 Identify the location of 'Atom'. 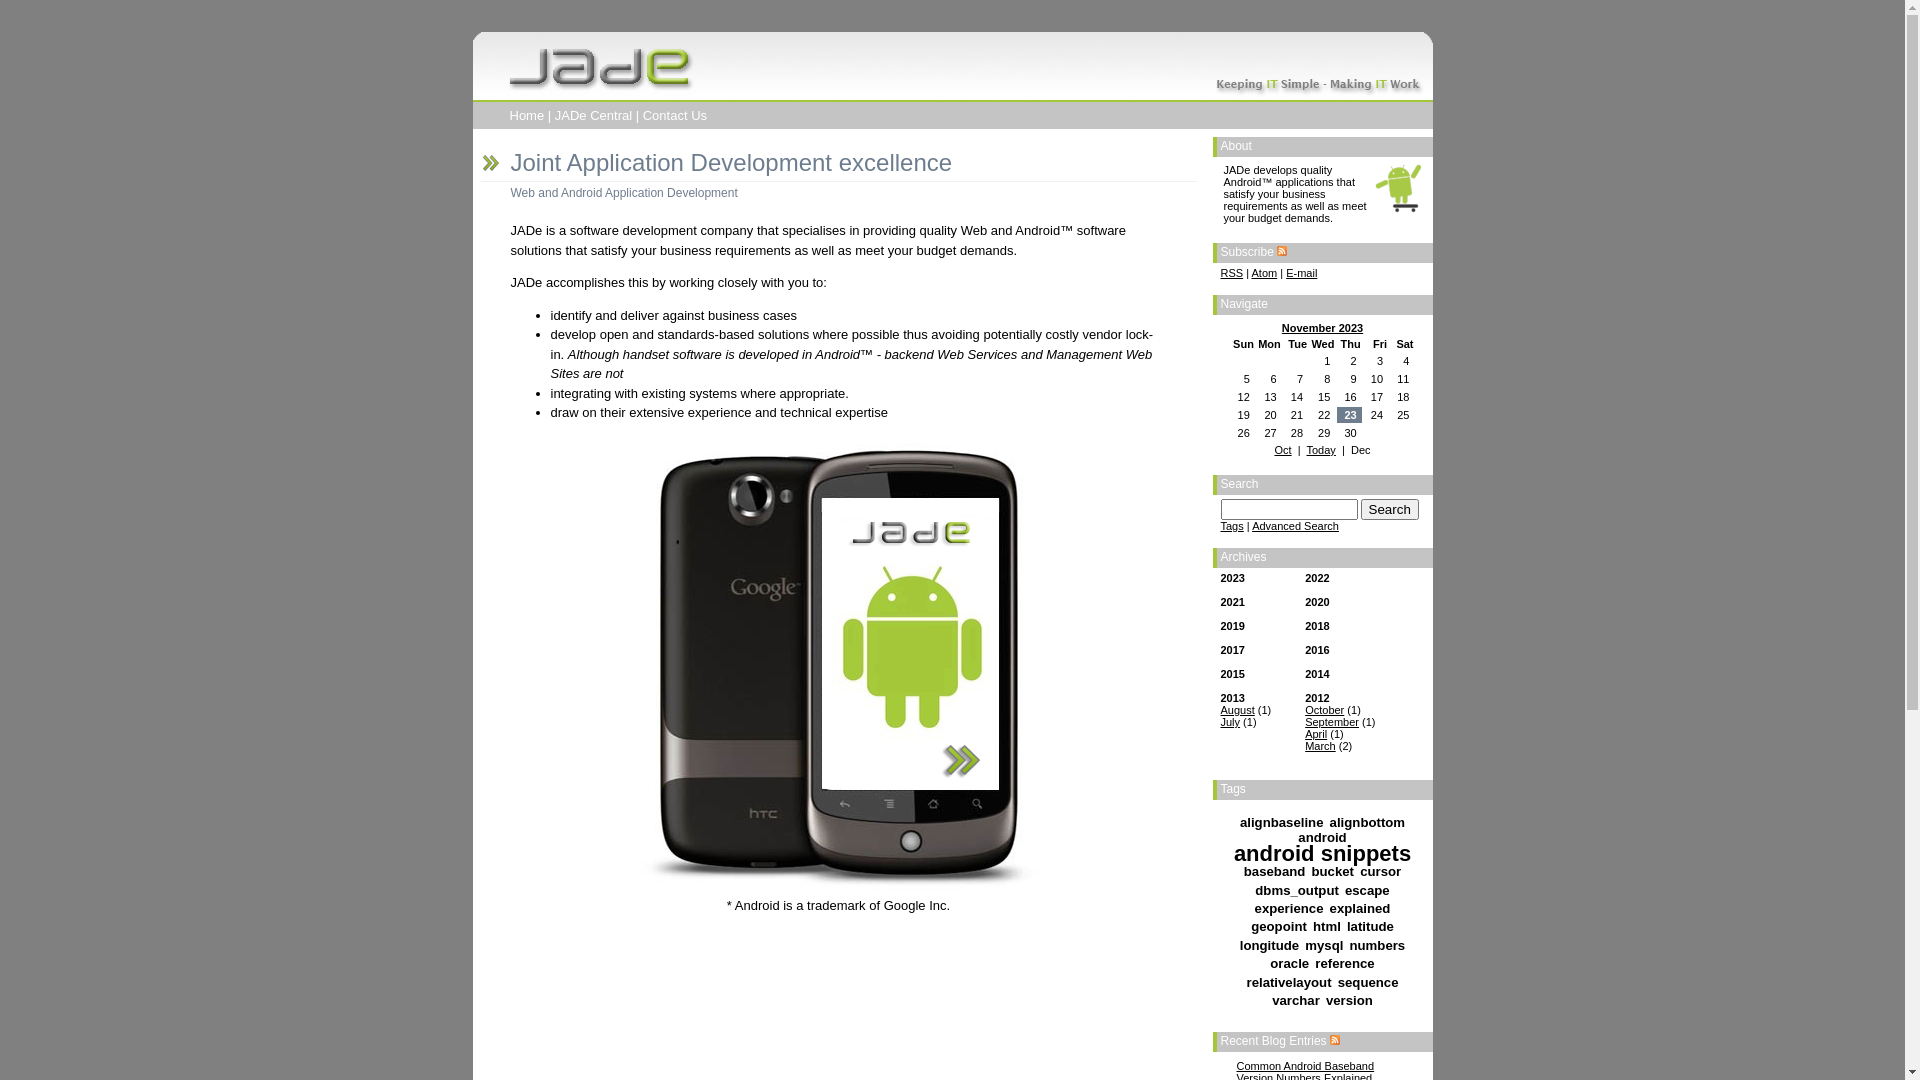
(1251, 273).